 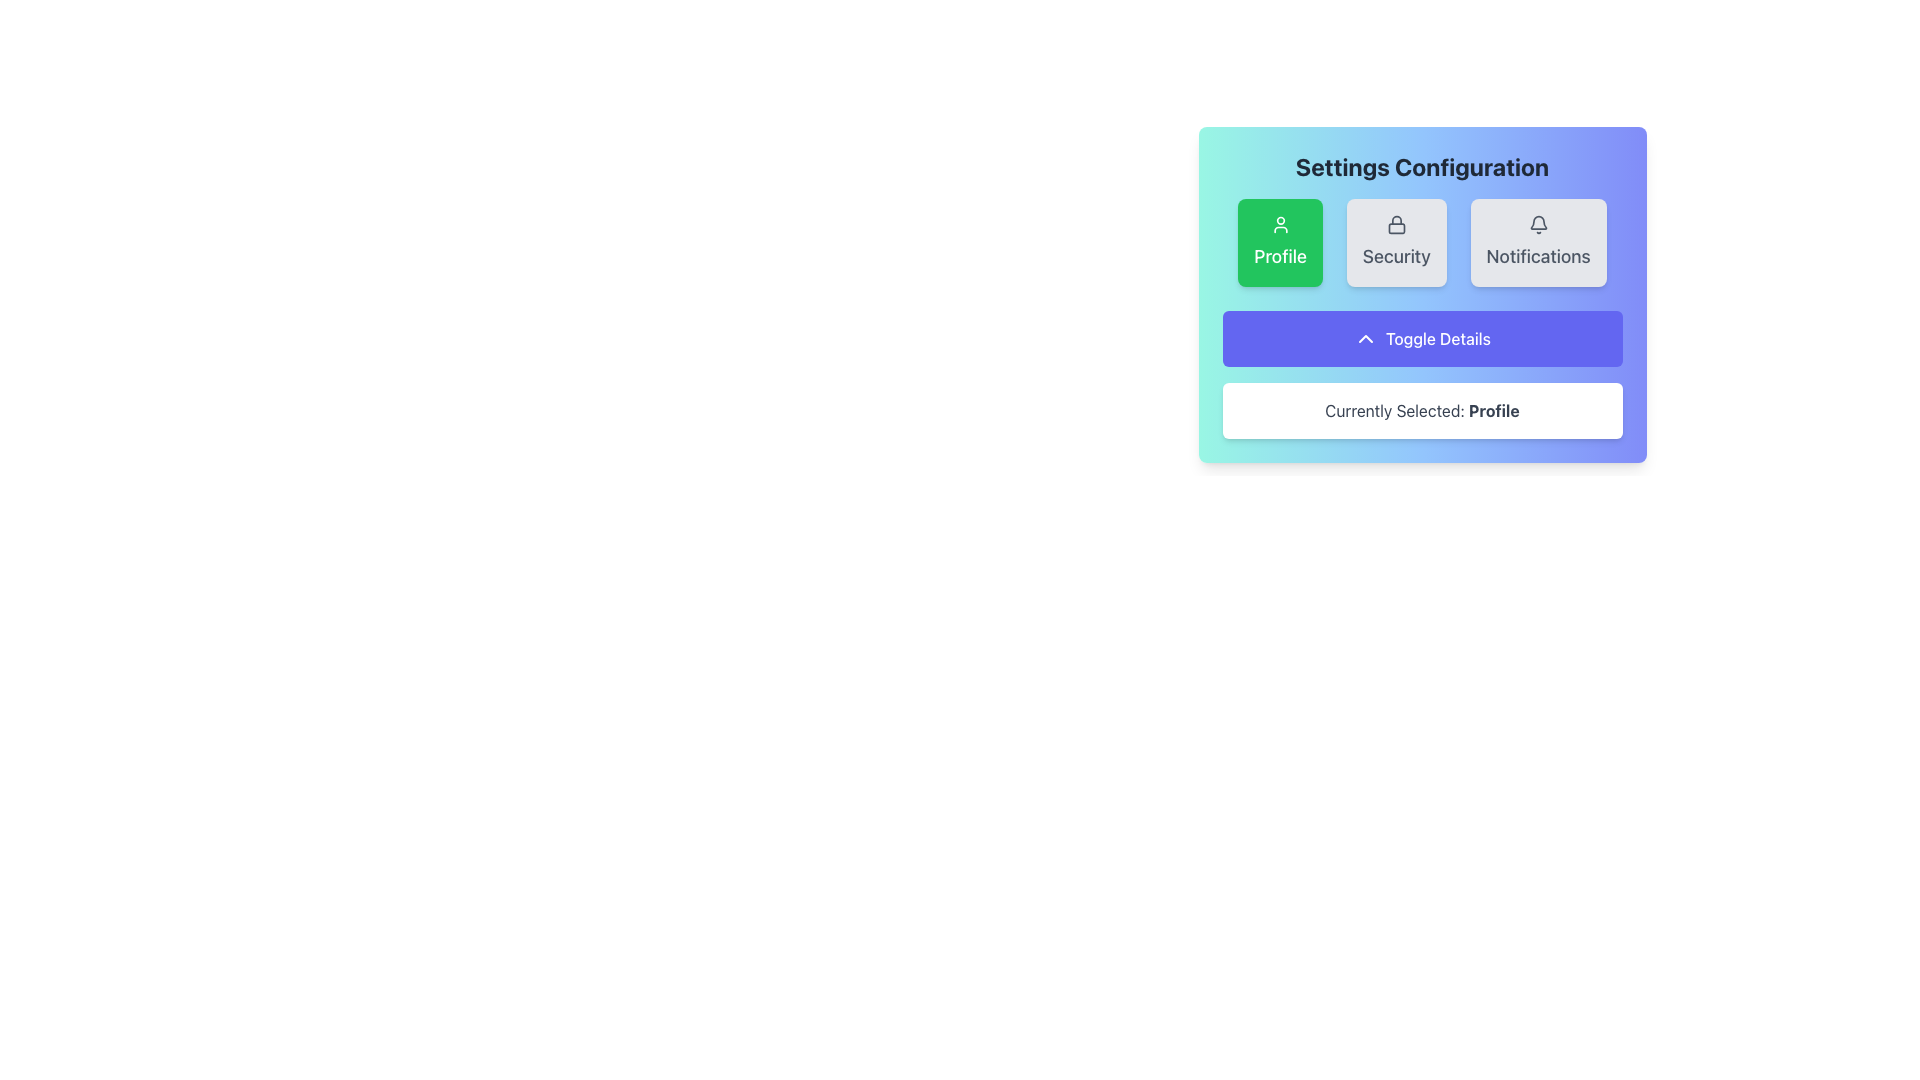 What do you see at coordinates (1537, 224) in the screenshot?
I see `the bell icon that is part of the 'Notifications' button located in the top-right corner of the configuration panel` at bounding box center [1537, 224].